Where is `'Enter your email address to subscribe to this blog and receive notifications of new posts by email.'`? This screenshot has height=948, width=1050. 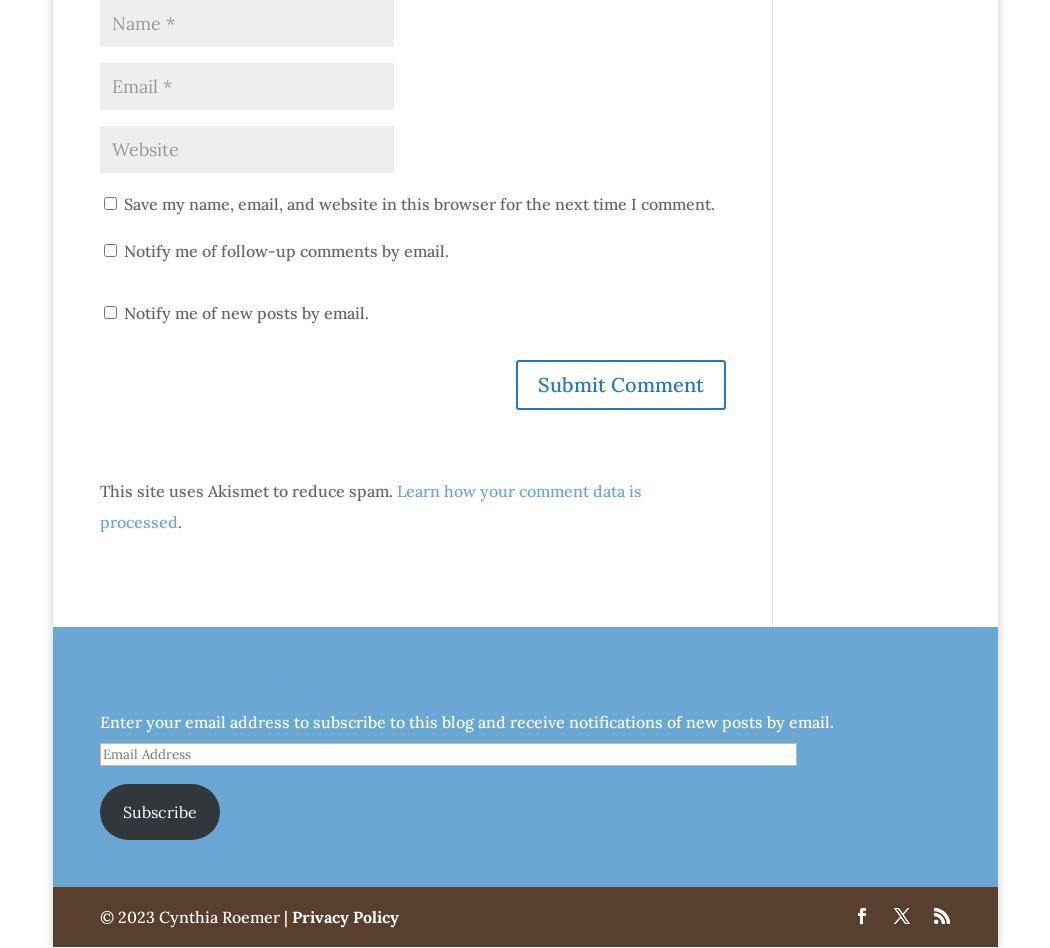 'Enter your email address to subscribe to this blog and receive notifications of new posts by email.' is located at coordinates (465, 721).